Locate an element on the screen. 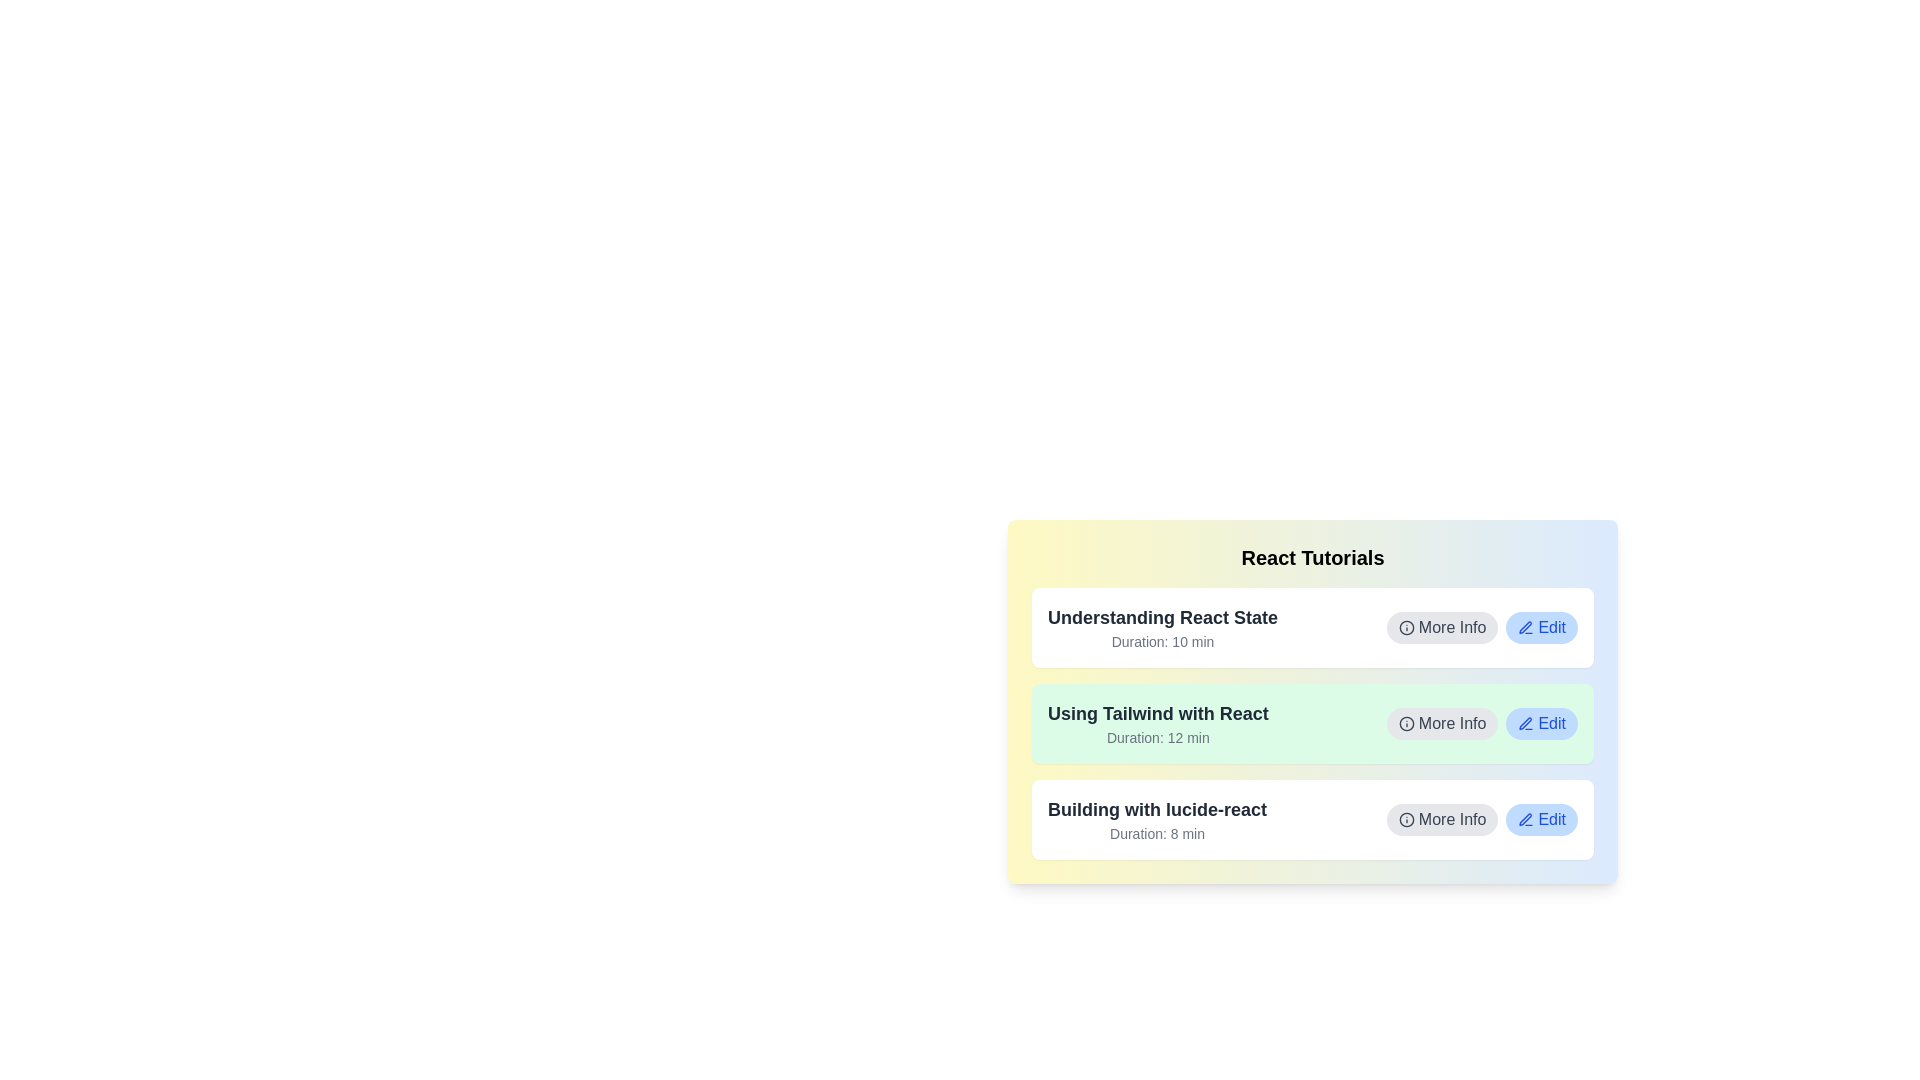  'More Info' button for the tutorial titled 'Building with lucide-react' is located at coordinates (1442, 820).